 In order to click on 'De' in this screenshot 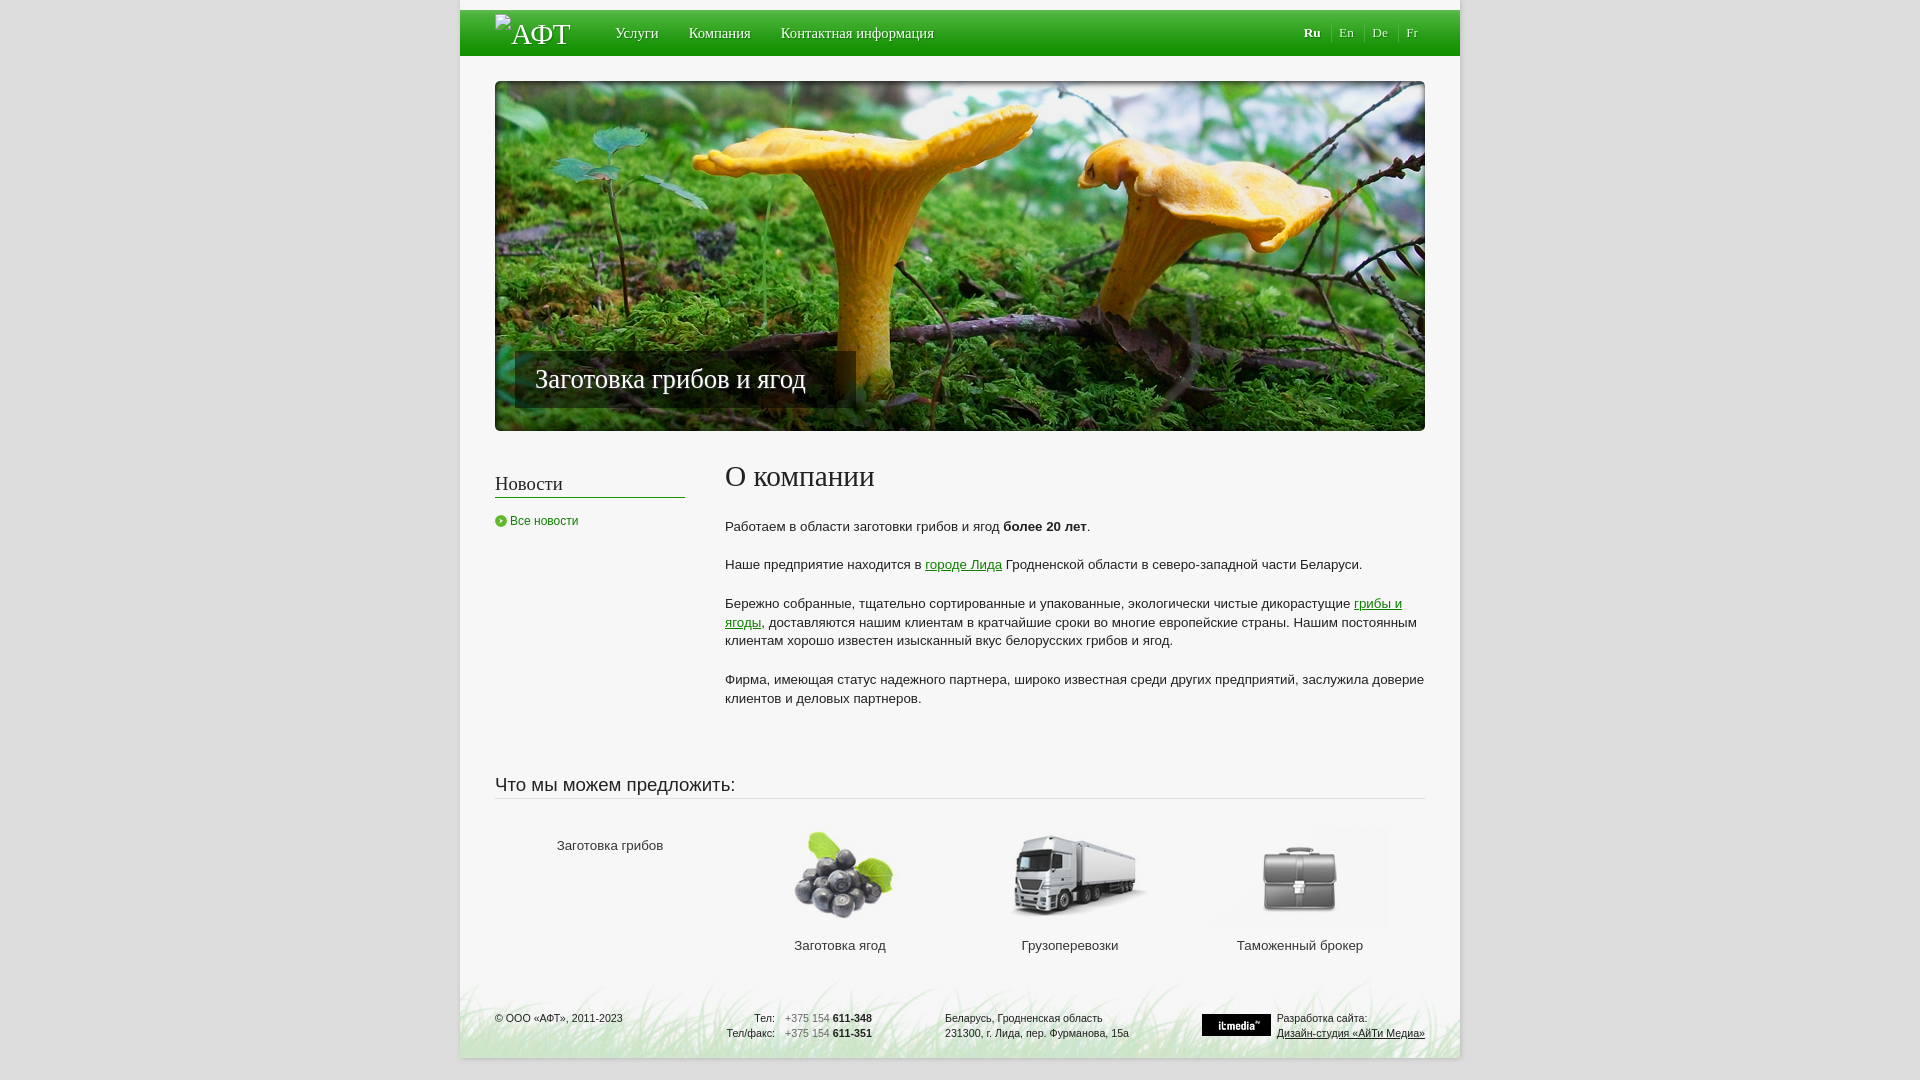, I will do `click(1378, 32)`.